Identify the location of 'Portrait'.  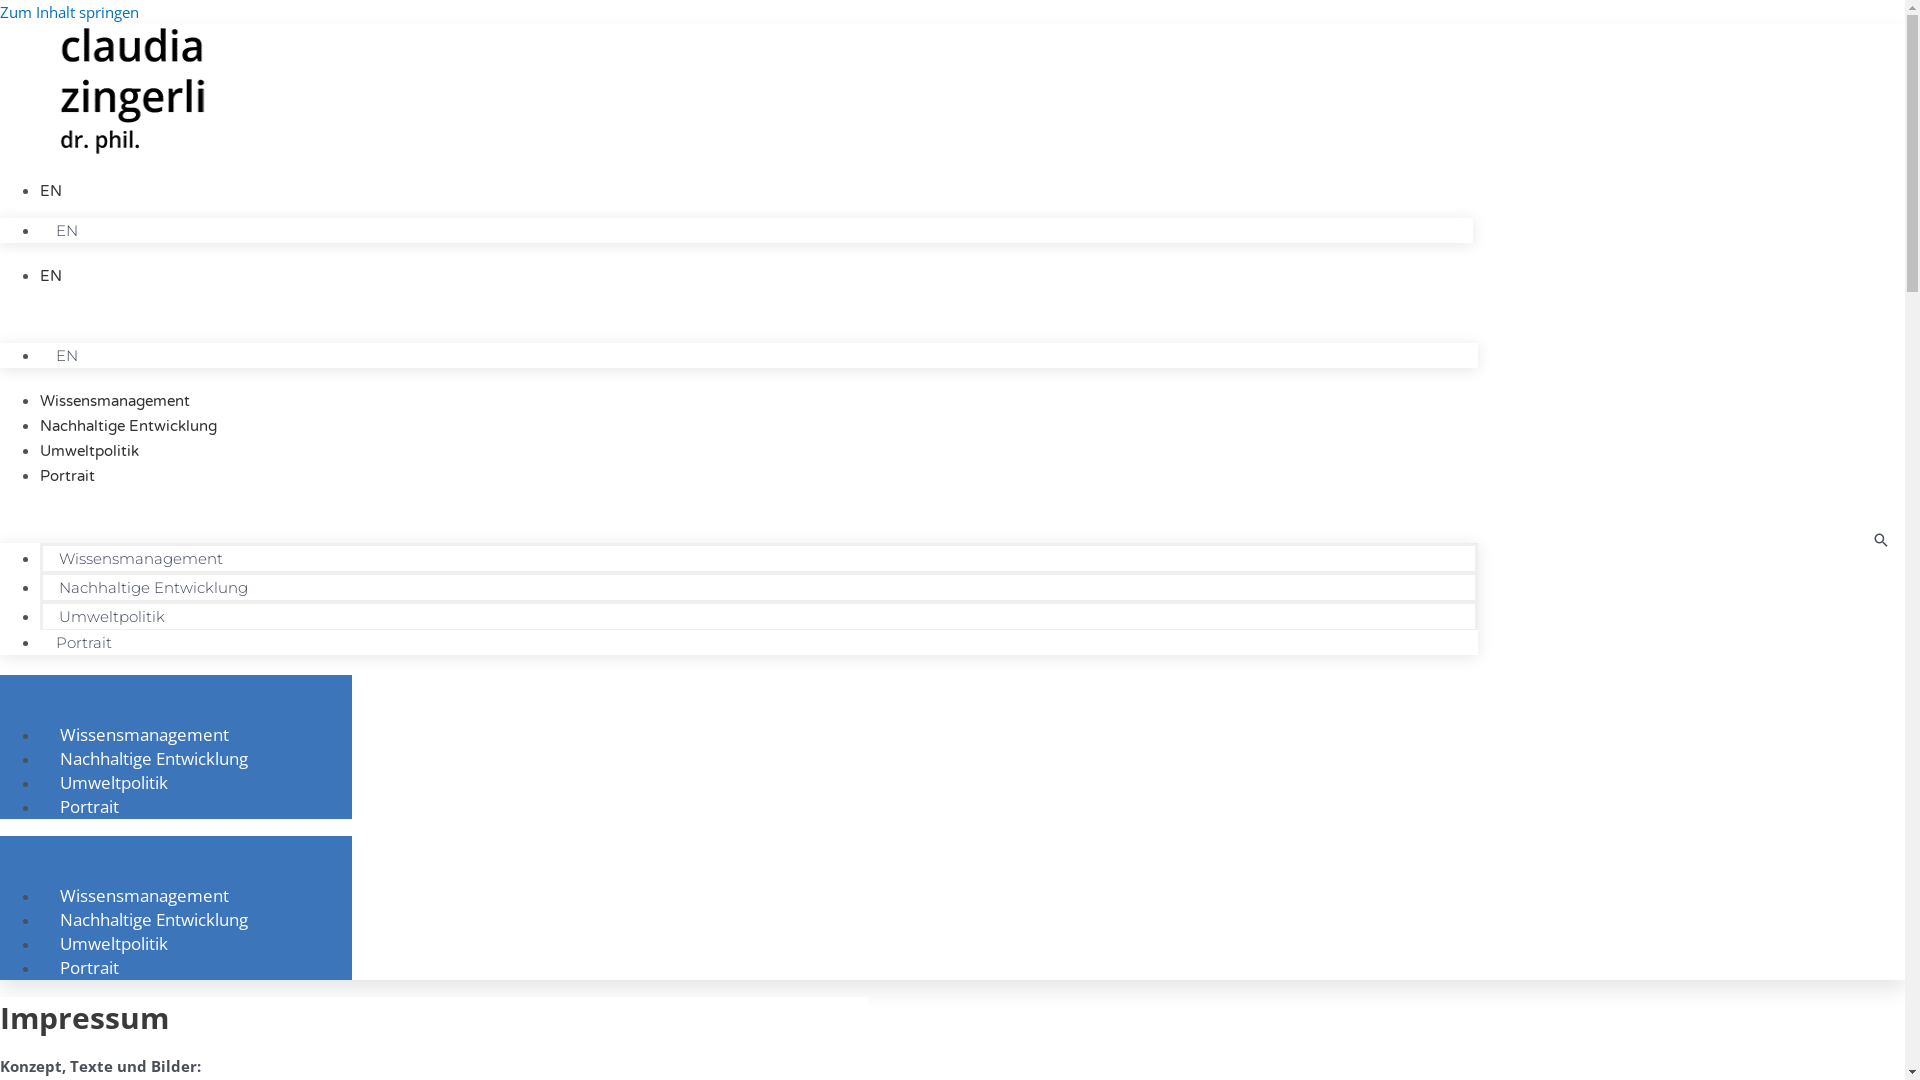
(82, 642).